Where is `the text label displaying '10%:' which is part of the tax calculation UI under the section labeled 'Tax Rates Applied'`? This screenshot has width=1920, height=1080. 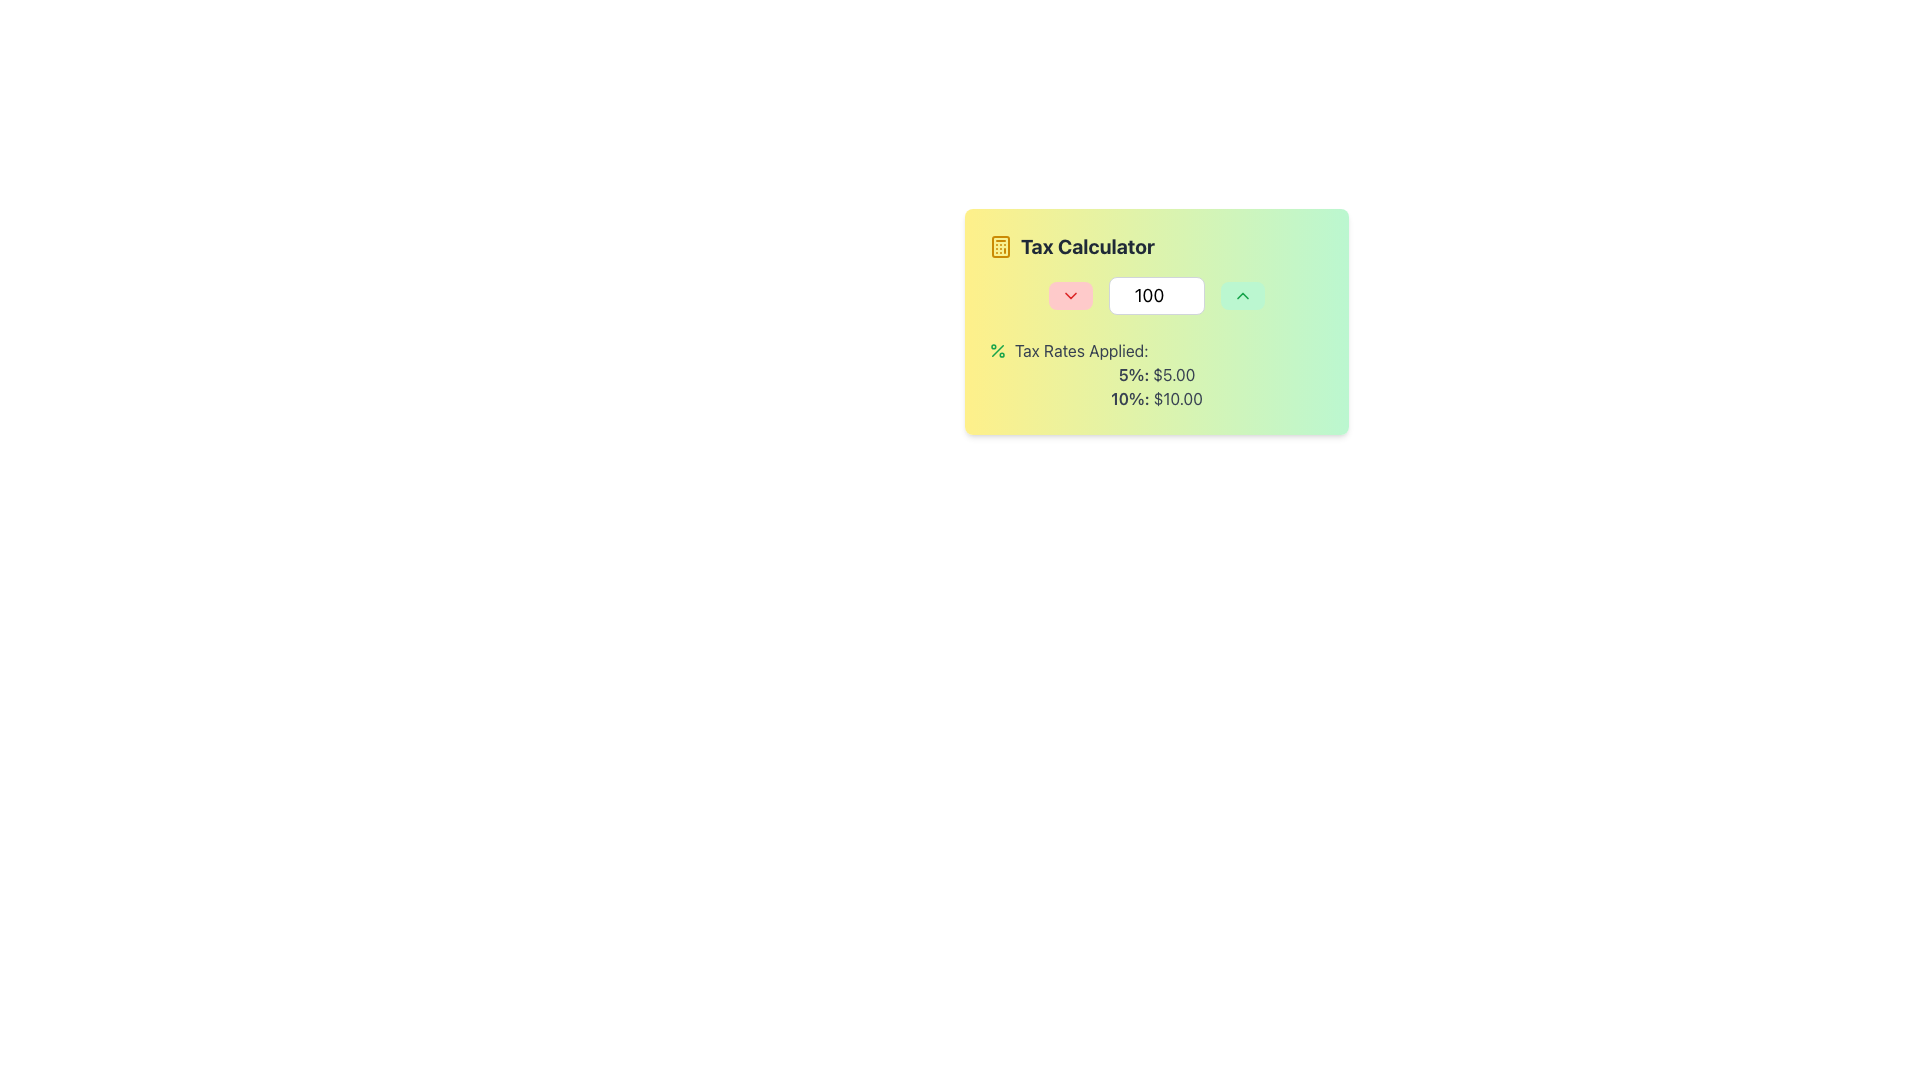 the text label displaying '10%:' which is part of the tax calculation UI under the section labeled 'Tax Rates Applied' is located at coordinates (1132, 398).